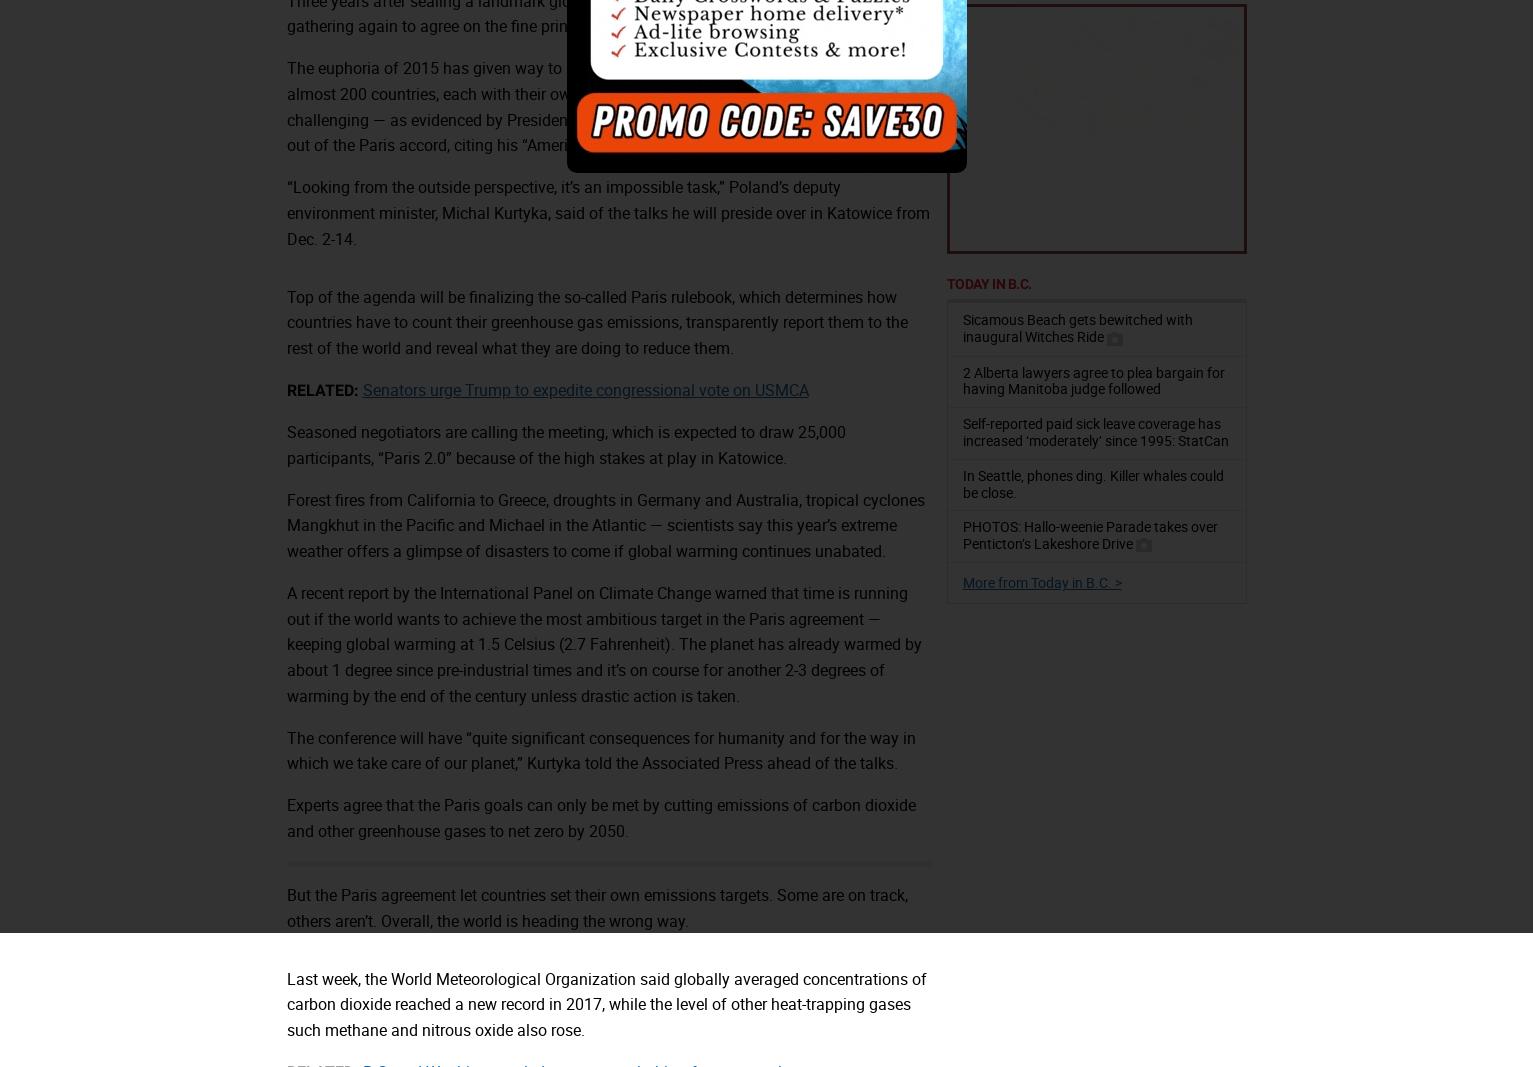  I want to click on 'Self-reported paid sick leave coverage has increased ‘moderately’ since 1995: StatCan', so click(961, 430).